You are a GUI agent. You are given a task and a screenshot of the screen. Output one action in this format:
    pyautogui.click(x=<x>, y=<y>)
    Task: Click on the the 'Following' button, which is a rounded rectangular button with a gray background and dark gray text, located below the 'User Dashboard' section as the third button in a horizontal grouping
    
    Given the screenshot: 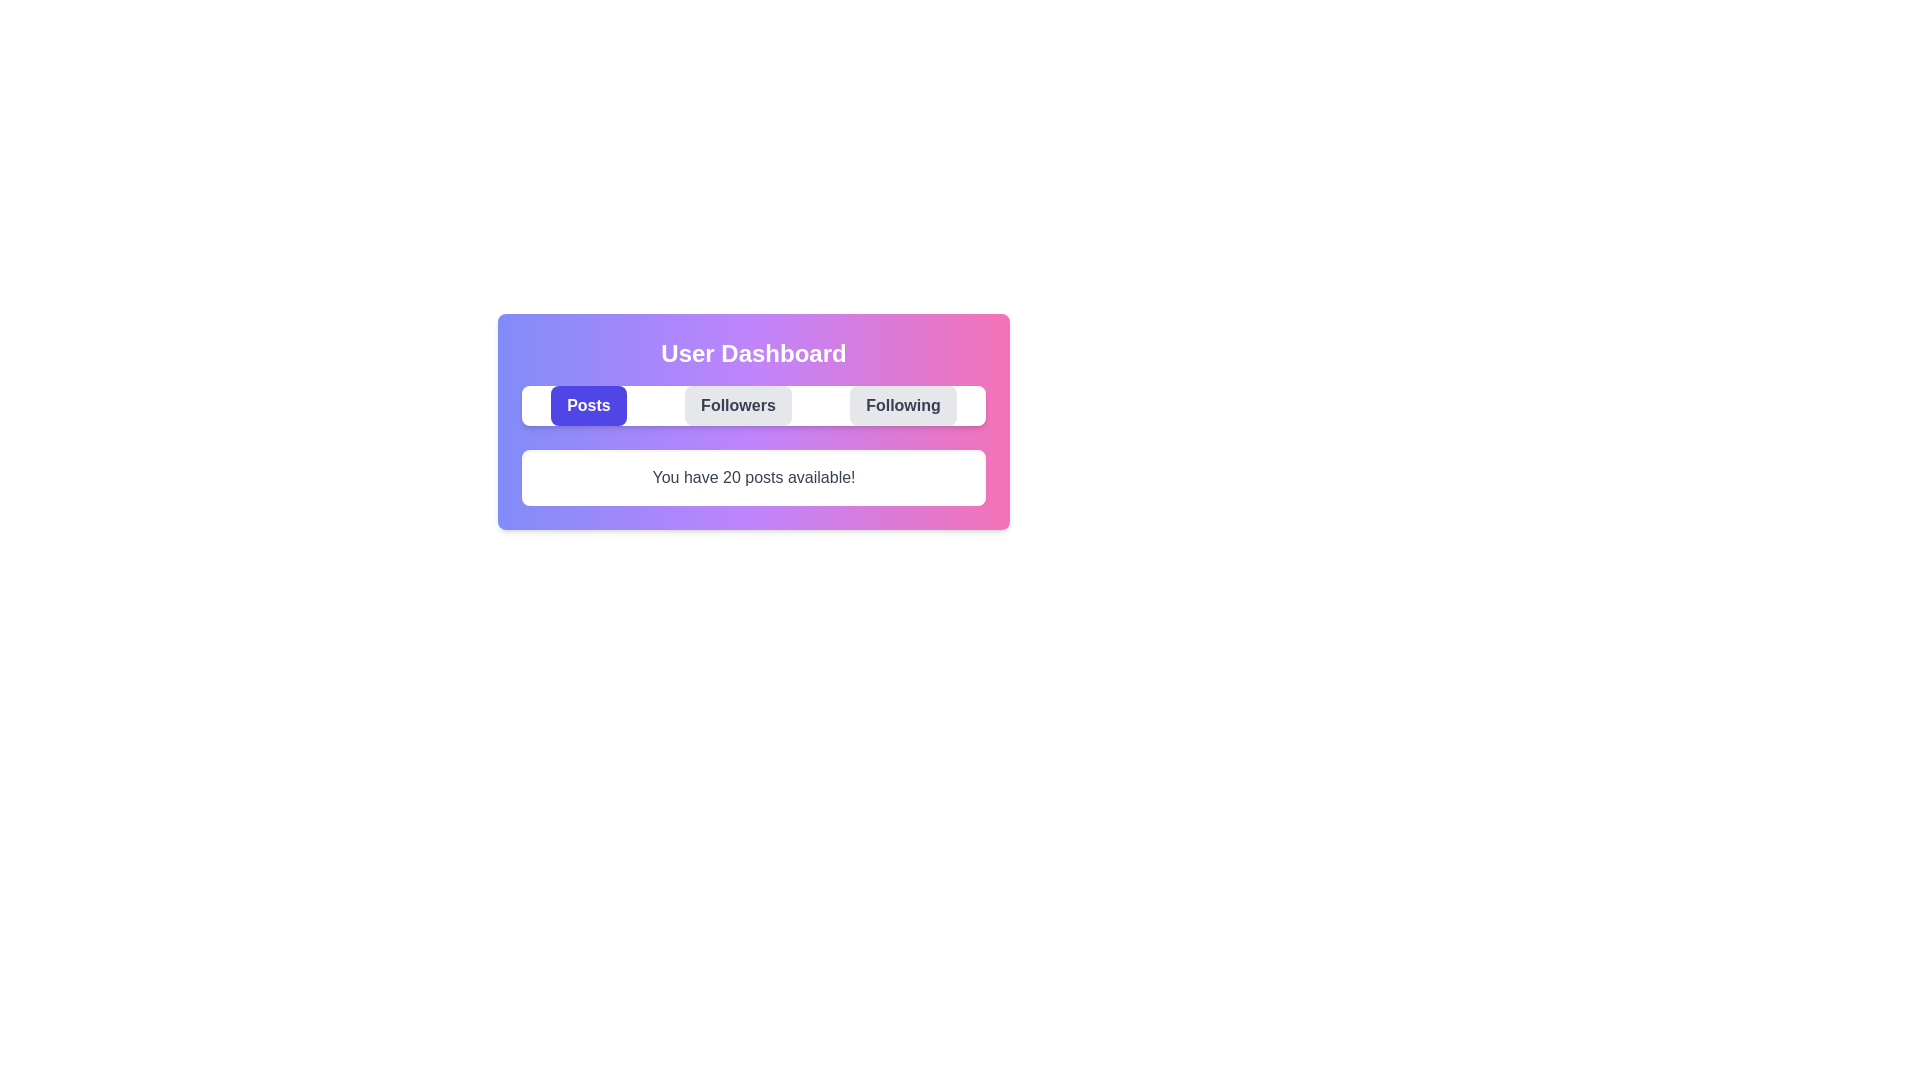 What is the action you would take?
    pyautogui.click(x=902, y=405)
    